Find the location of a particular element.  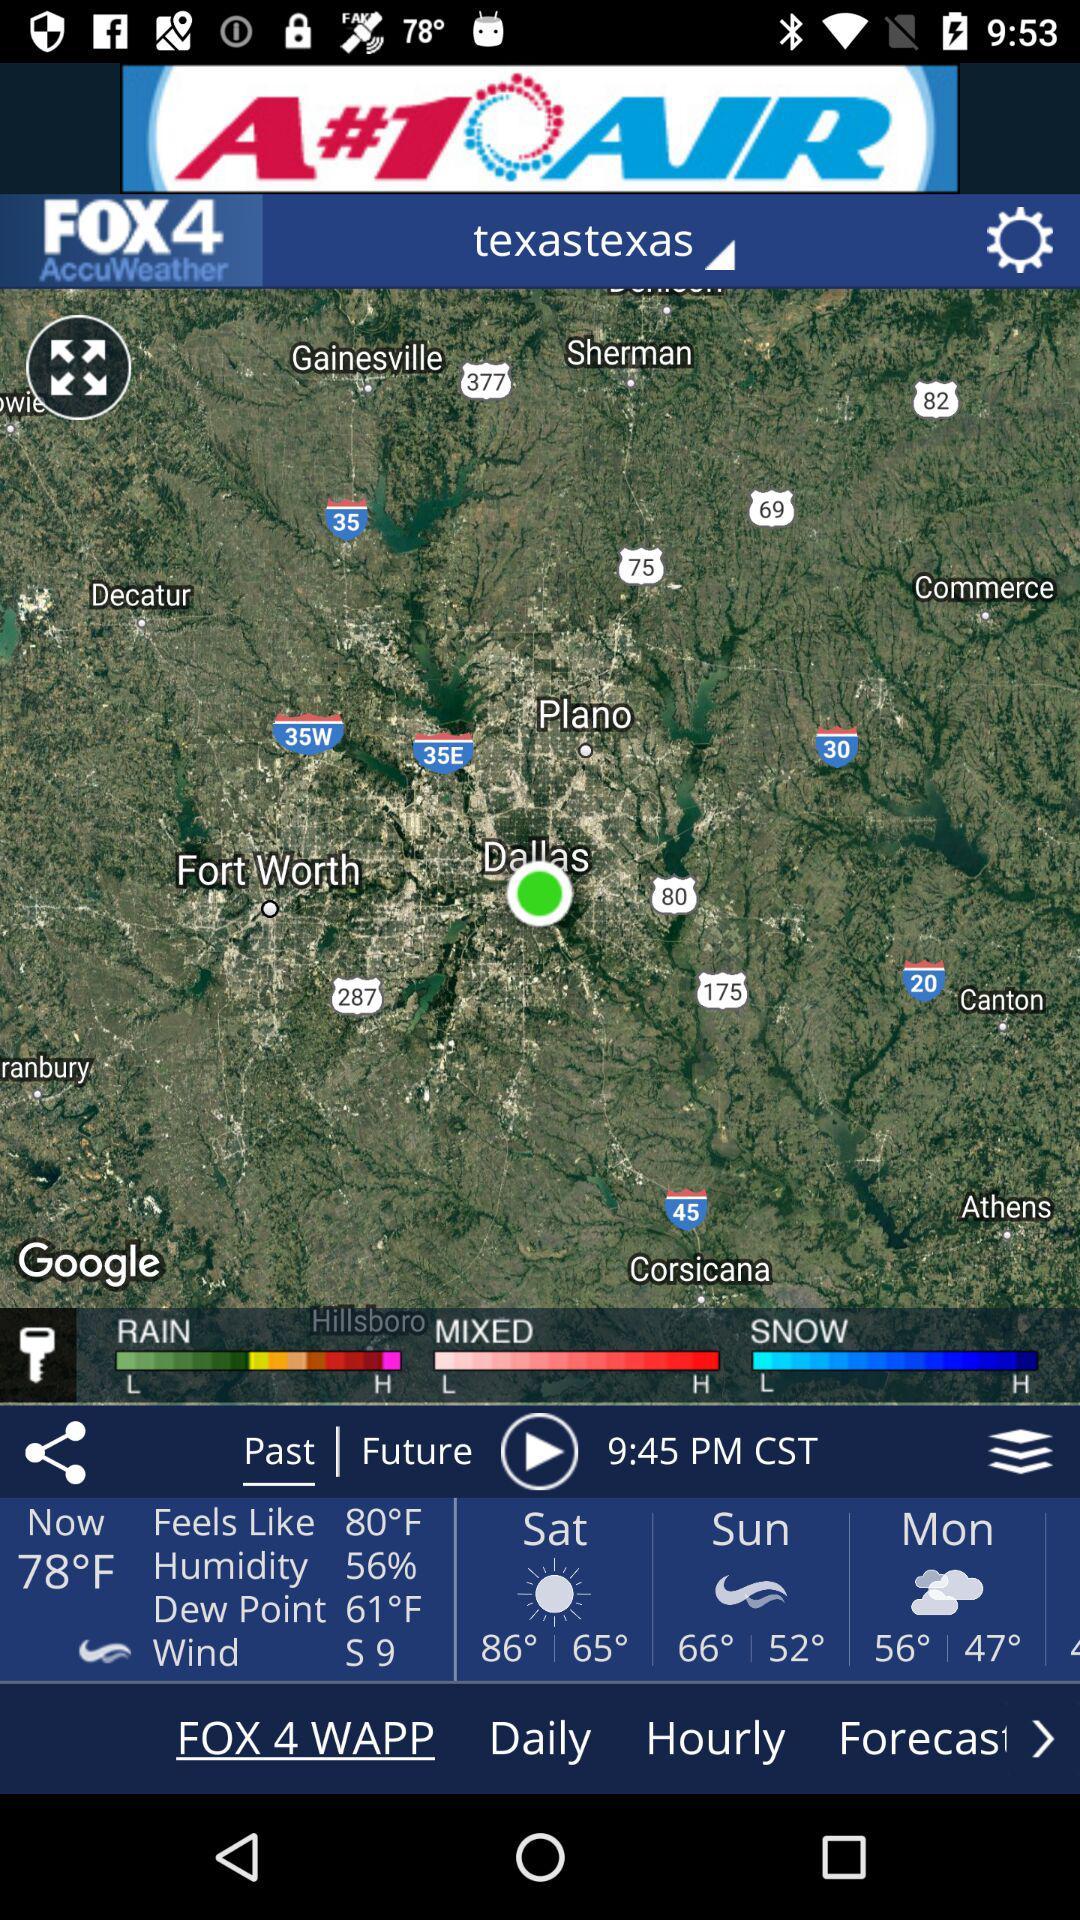

lock weather location map is located at coordinates (38, 1355).